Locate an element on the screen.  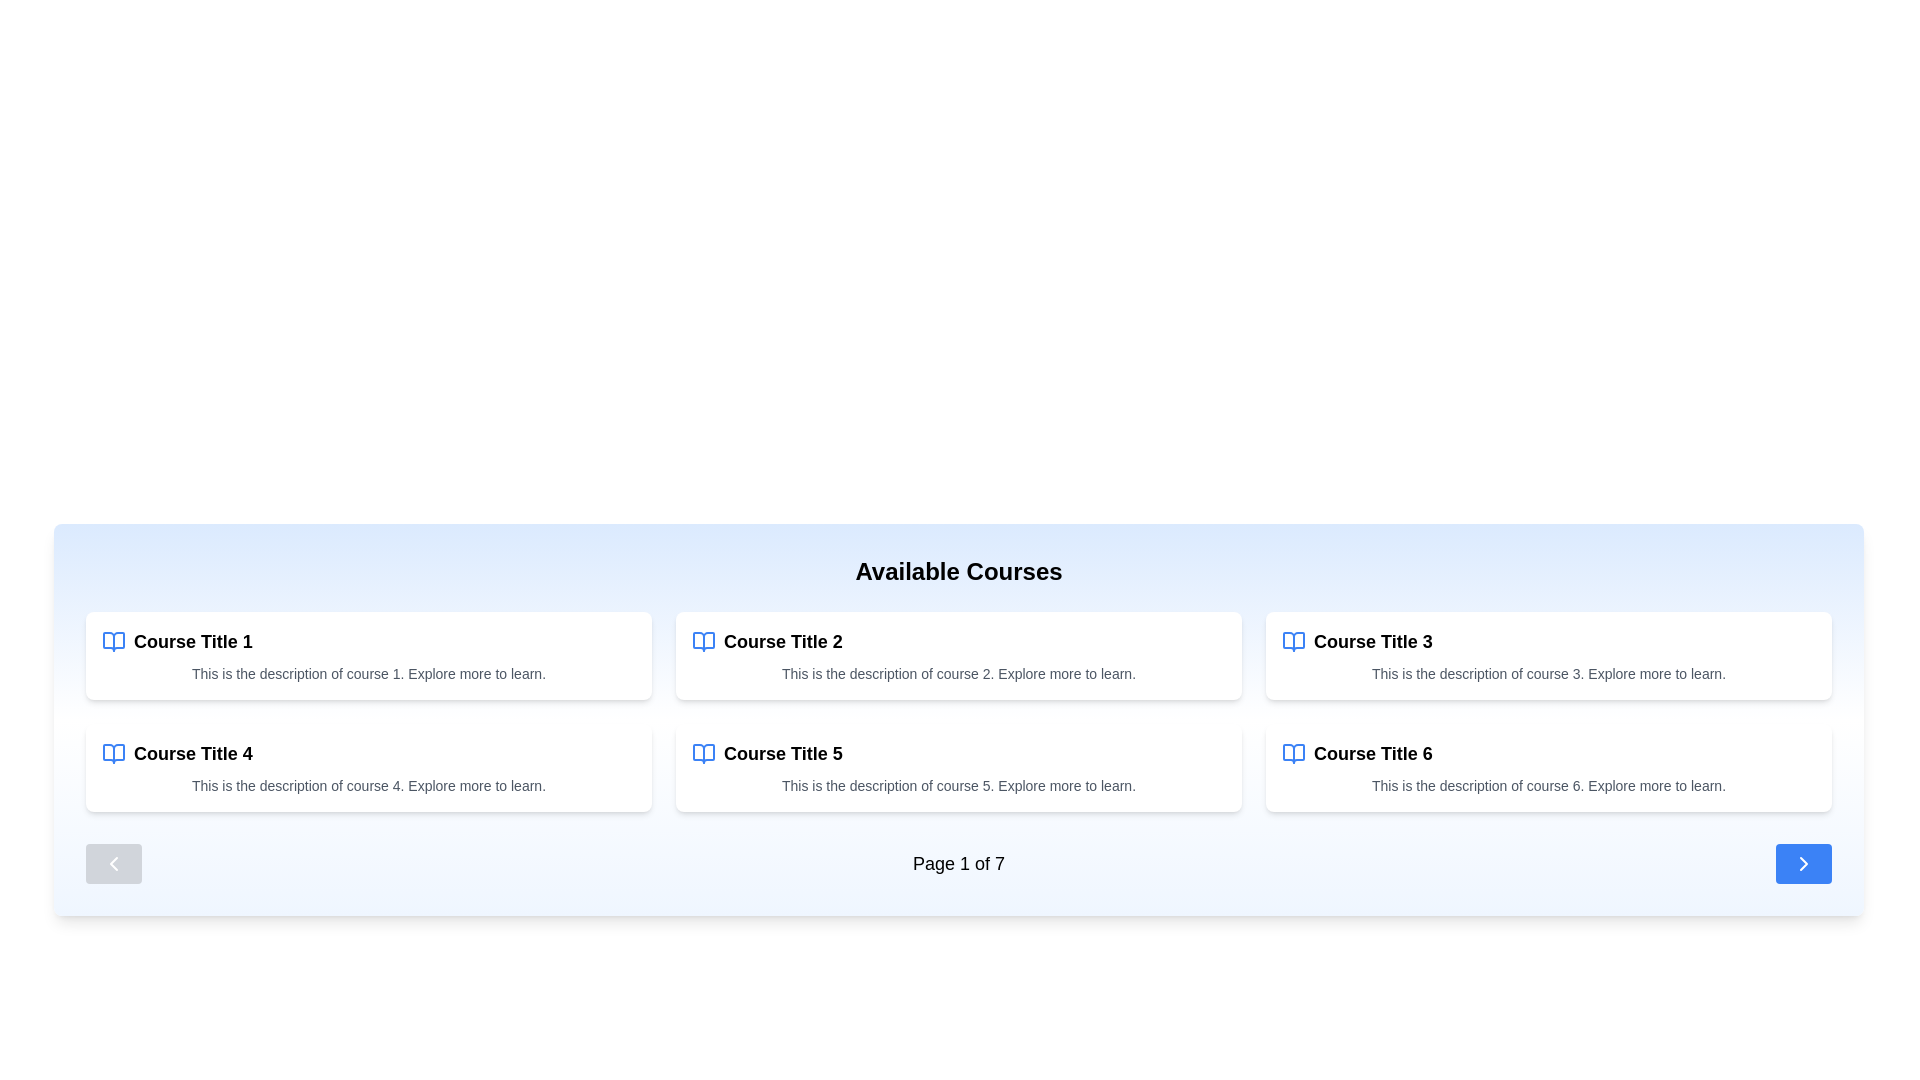
the decorative icon representing the course in the course card labeled 'Course Title 3', located in the third card of the top row is located at coordinates (1294, 641).